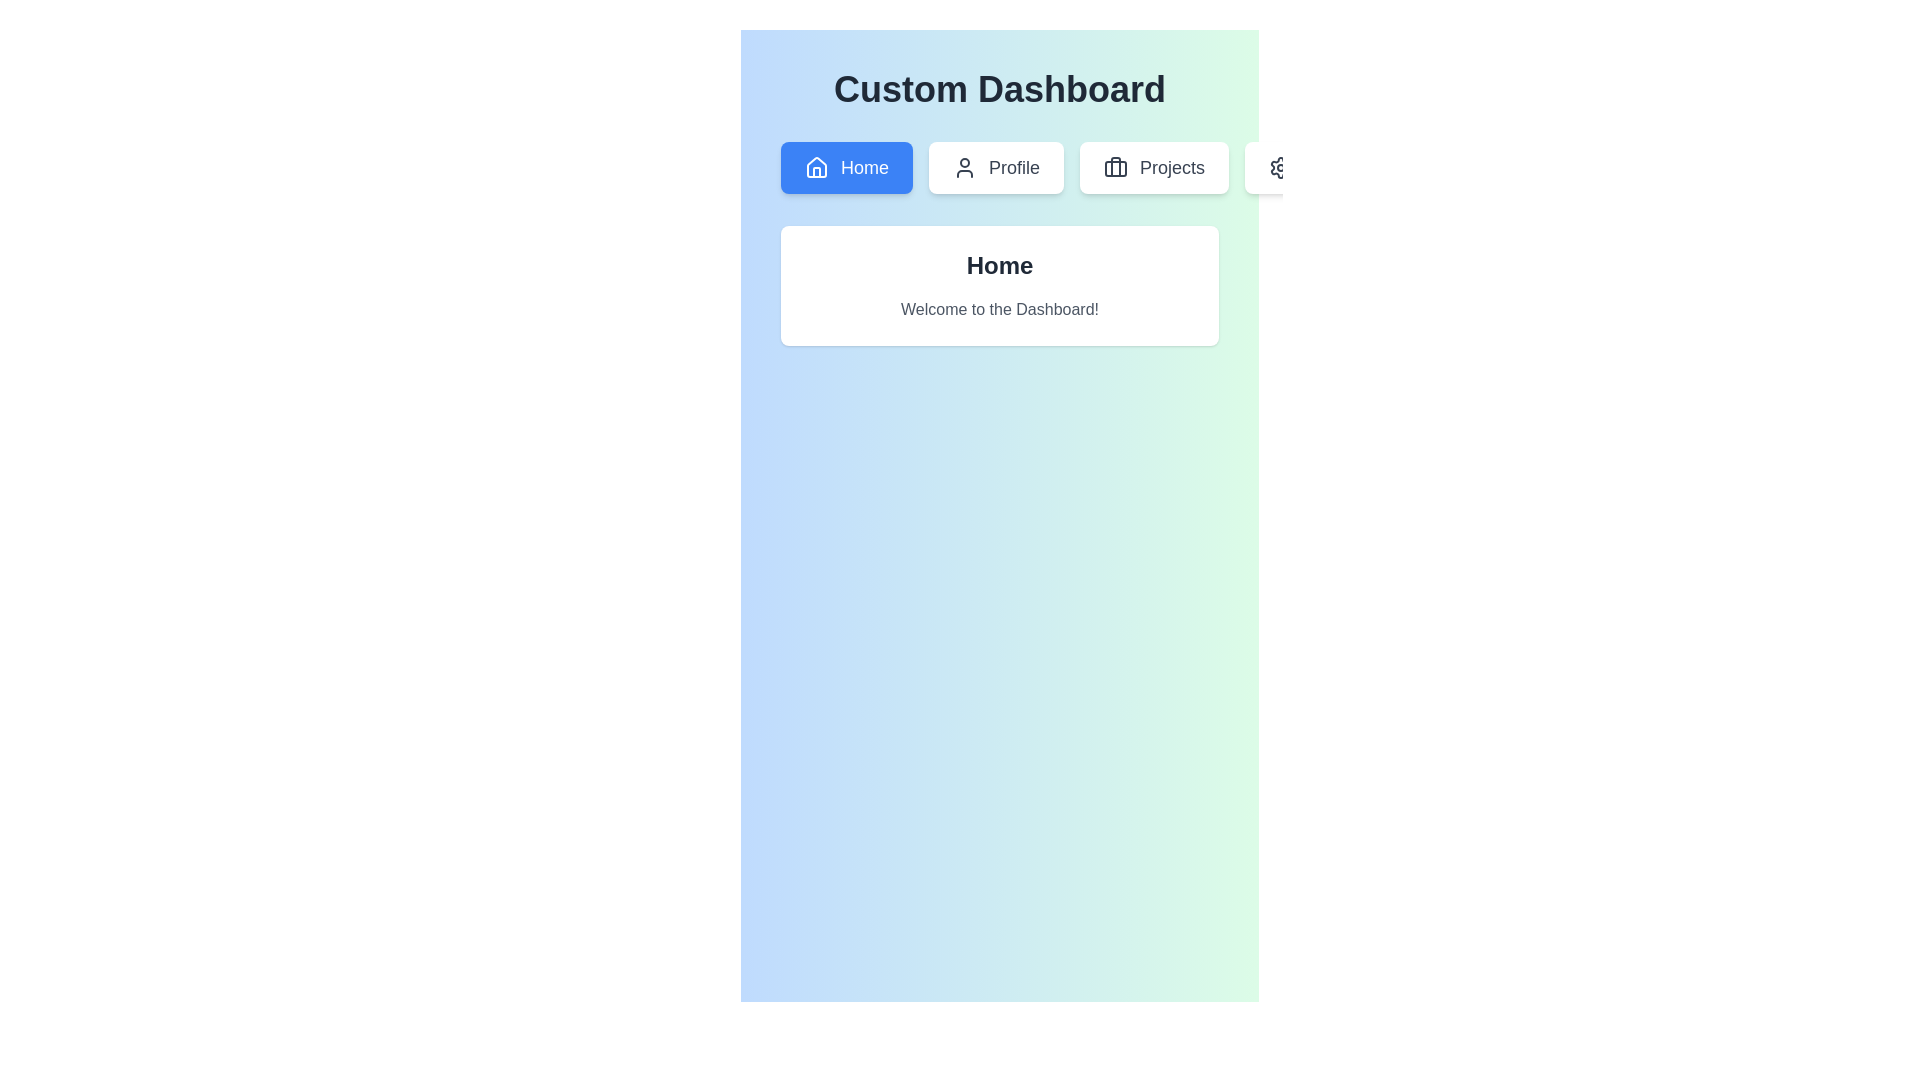 Image resolution: width=1920 pixels, height=1080 pixels. Describe the element at coordinates (1281, 167) in the screenshot. I see `the settings icon located at the top right of the interface, adjacent to the navigation bar for accessing configuration options` at that location.